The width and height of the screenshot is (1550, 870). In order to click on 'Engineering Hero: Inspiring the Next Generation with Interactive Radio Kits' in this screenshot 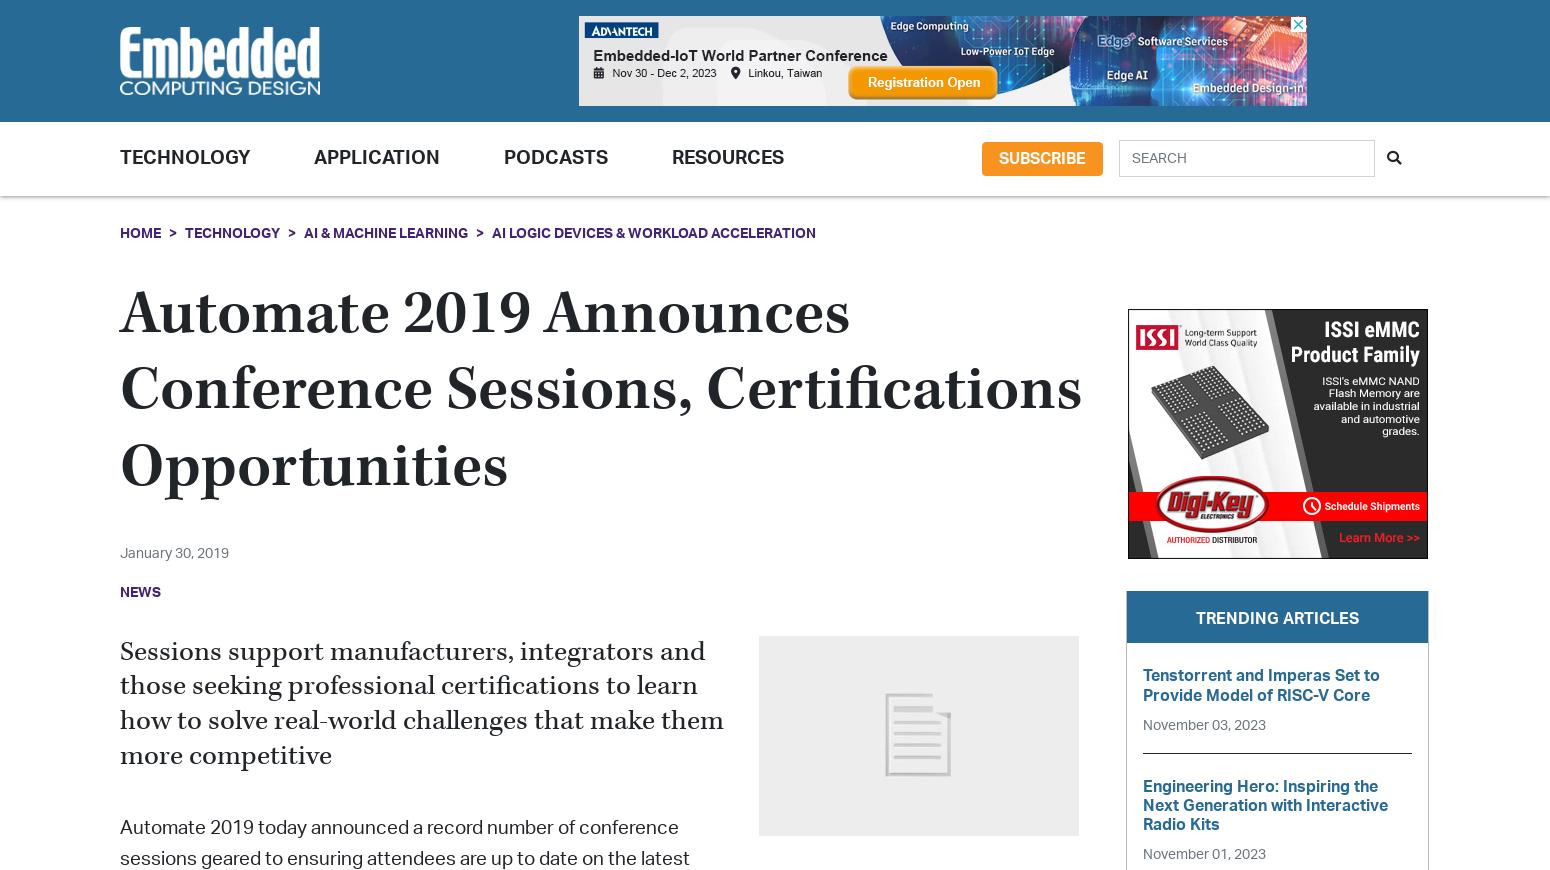, I will do `click(1264, 805)`.